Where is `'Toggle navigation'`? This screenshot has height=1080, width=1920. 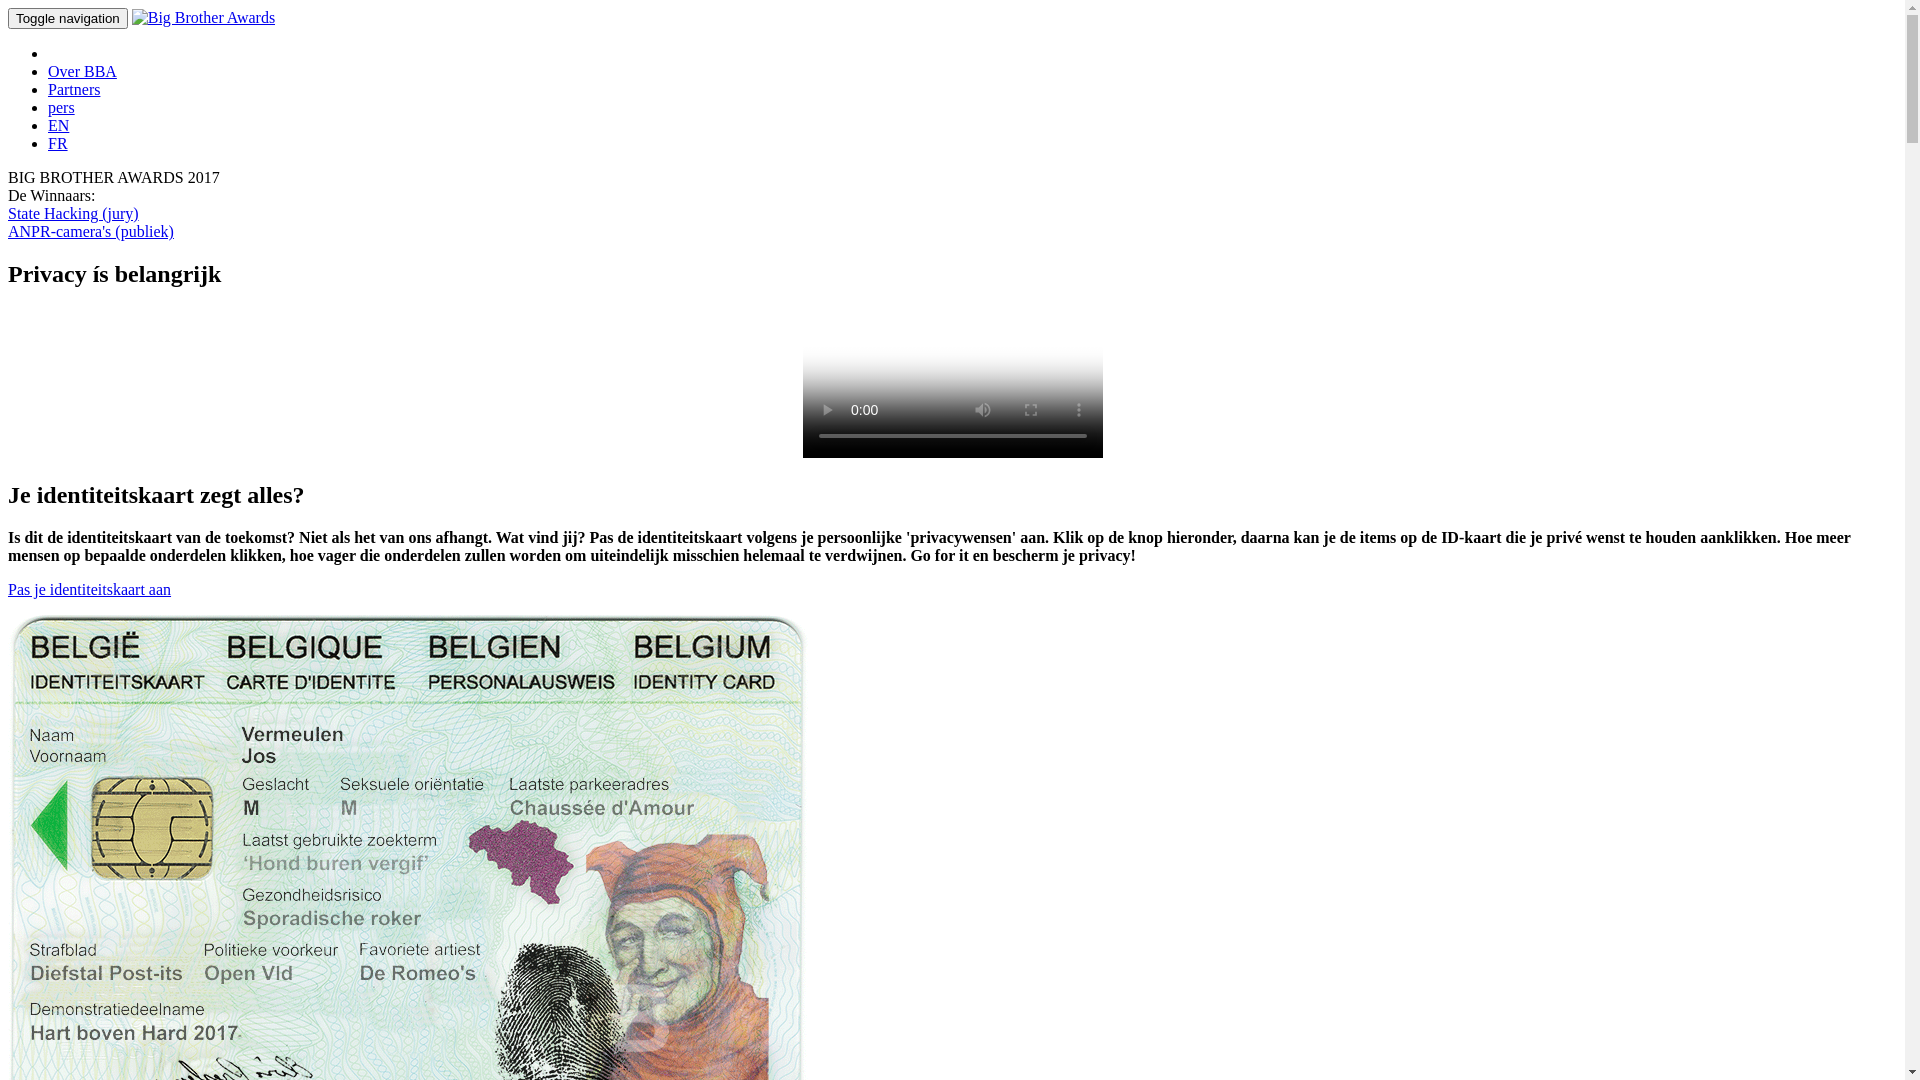 'Toggle navigation' is located at coordinates (67, 18).